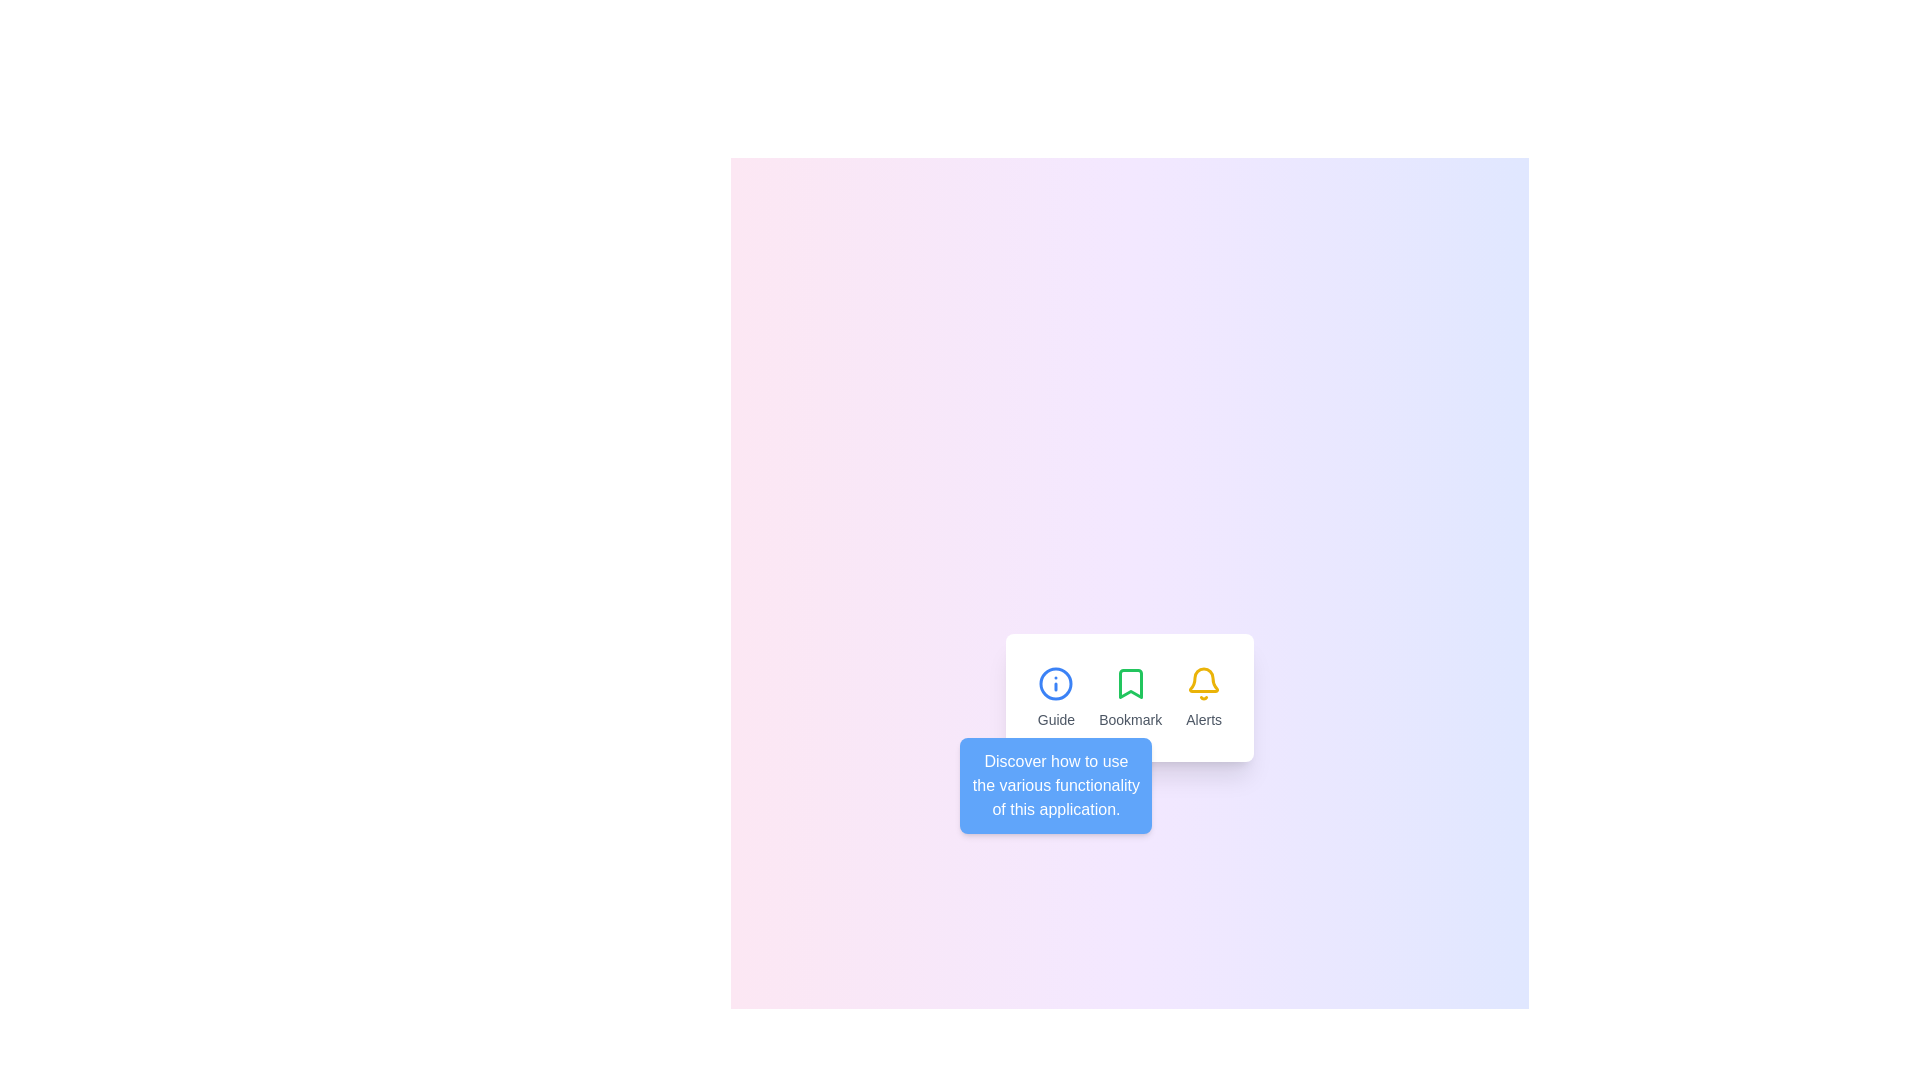  I want to click on the information icon with the label 'Guide', which is the first item in a group of three horizontally arranged elements, so click(1055, 697).